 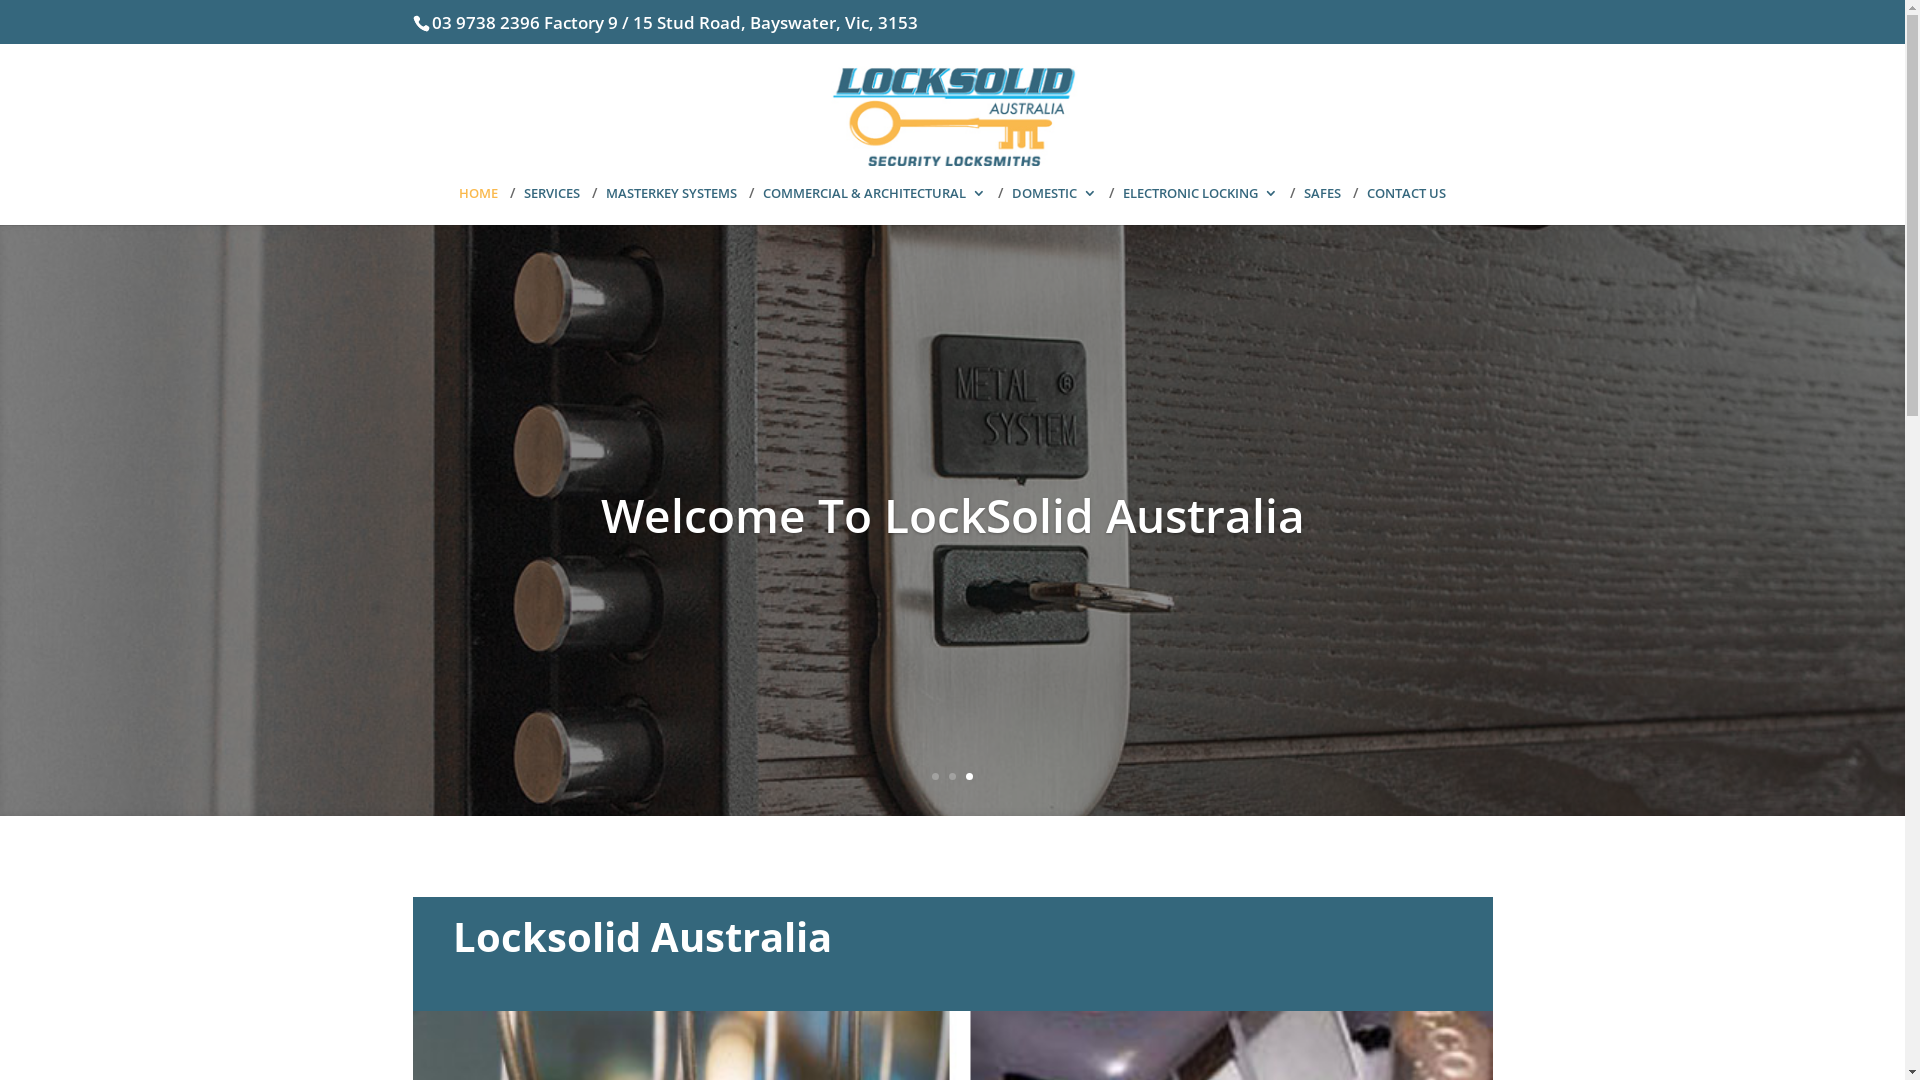 What do you see at coordinates (874, 205) in the screenshot?
I see `'COMMERCIAL & ARCHITECTURAL'` at bounding box center [874, 205].